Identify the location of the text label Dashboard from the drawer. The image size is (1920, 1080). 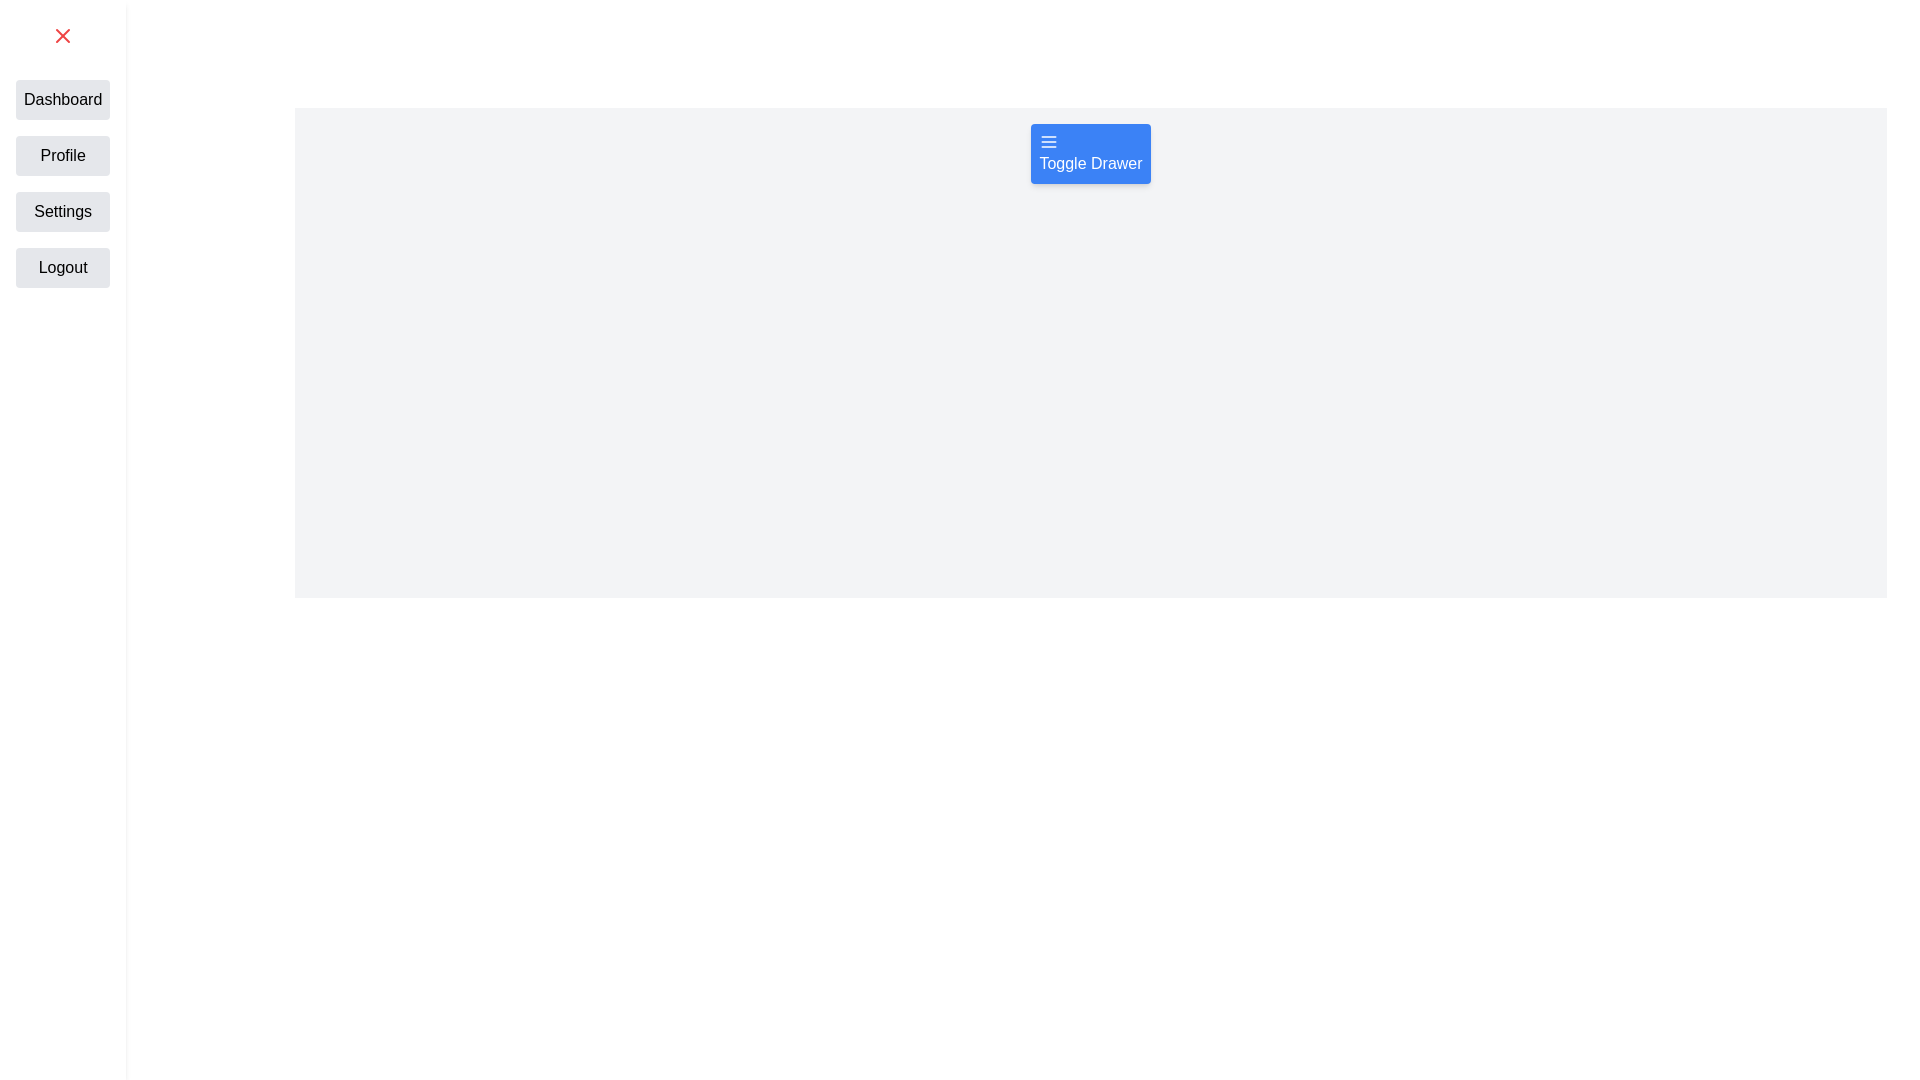
(63, 100).